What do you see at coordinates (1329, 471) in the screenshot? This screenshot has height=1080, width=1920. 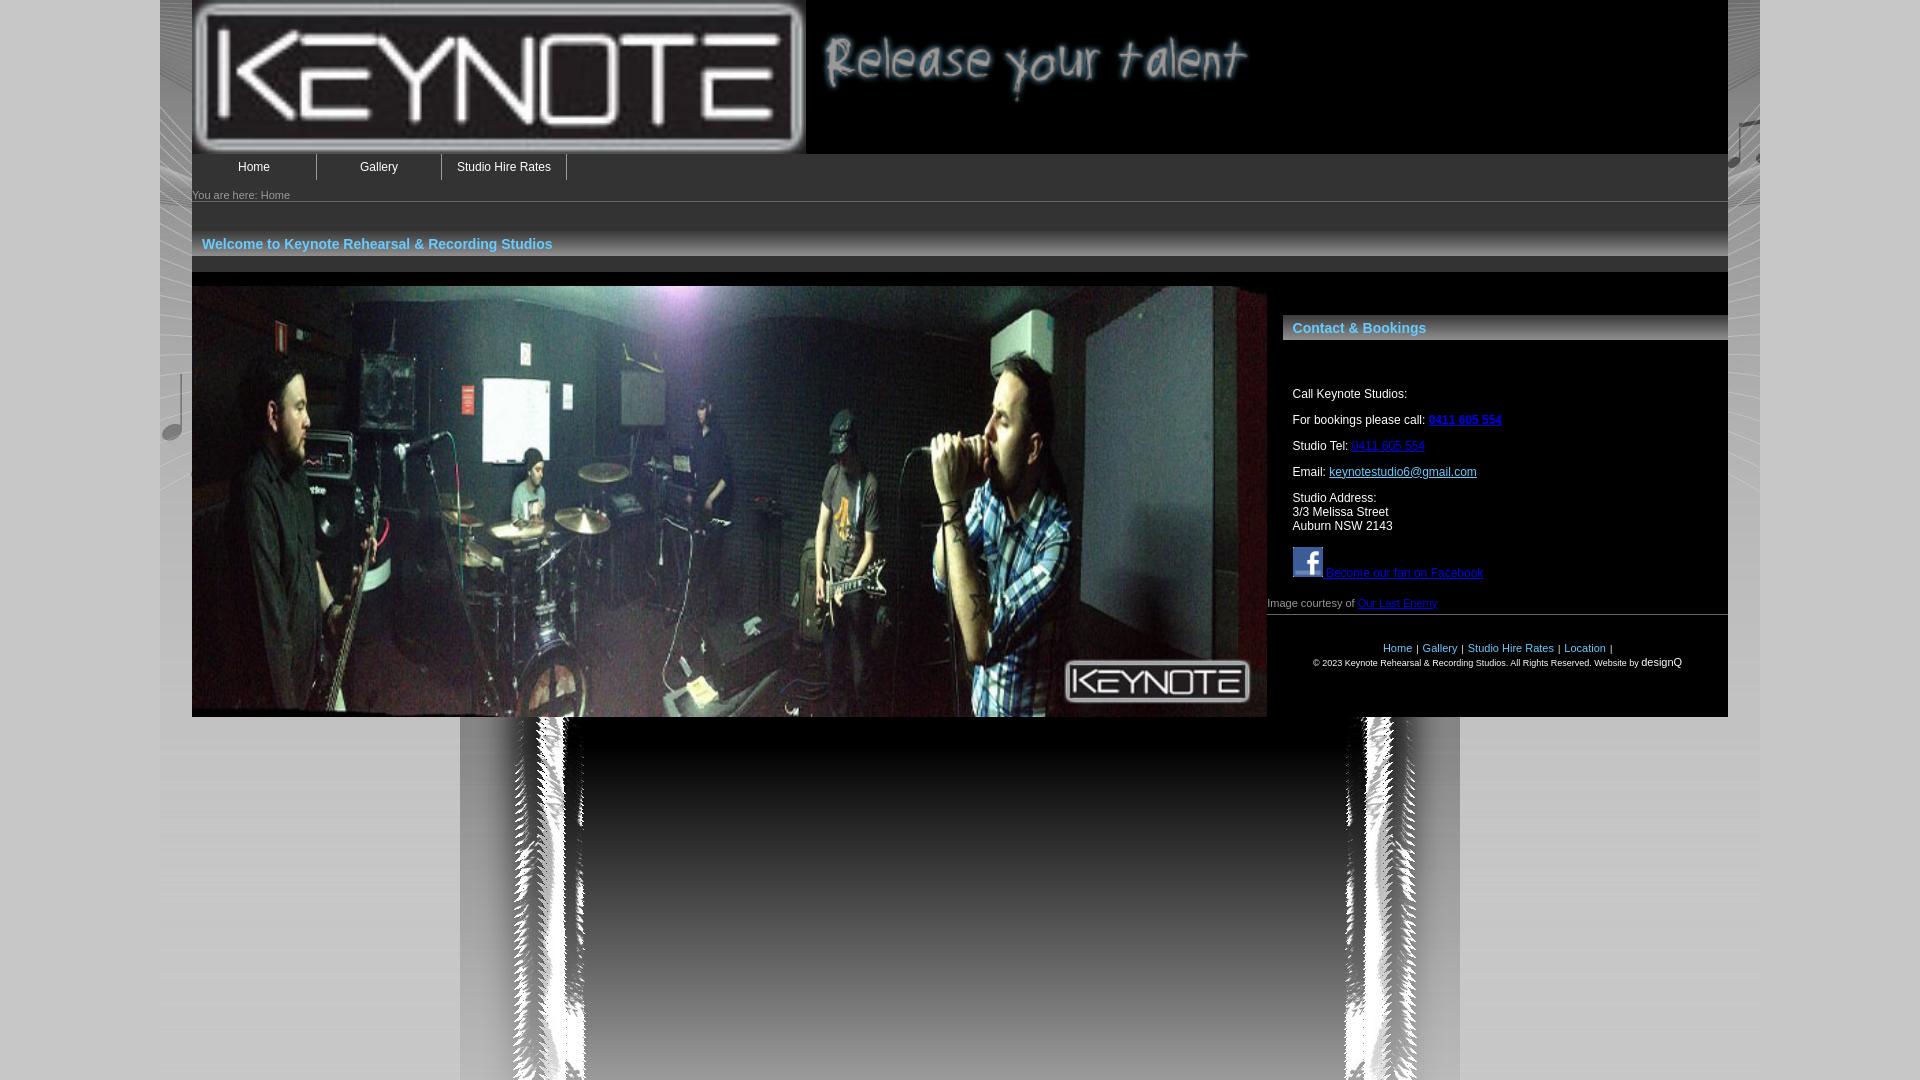 I see `'keynotestudio6@gmail.com'` at bounding box center [1329, 471].